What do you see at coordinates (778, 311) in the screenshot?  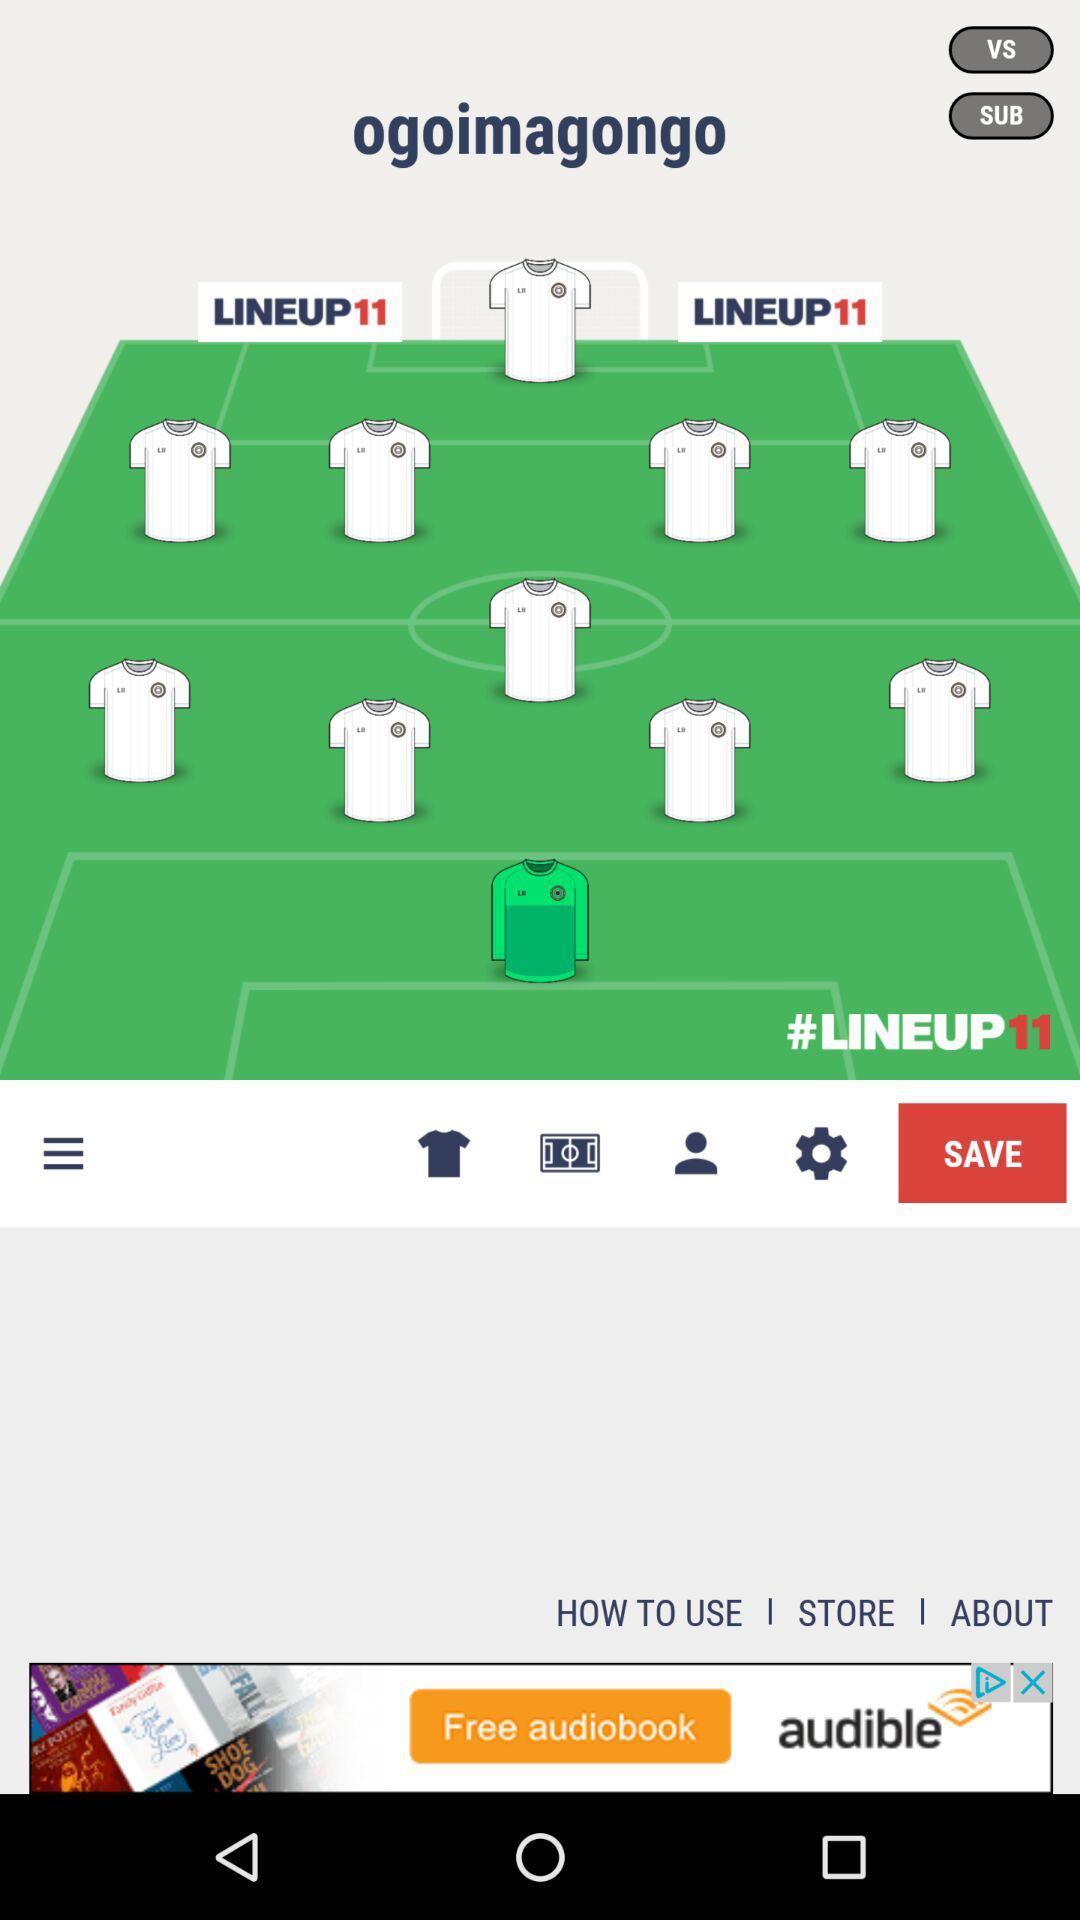 I see `the sliders icon` at bounding box center [778, 311].